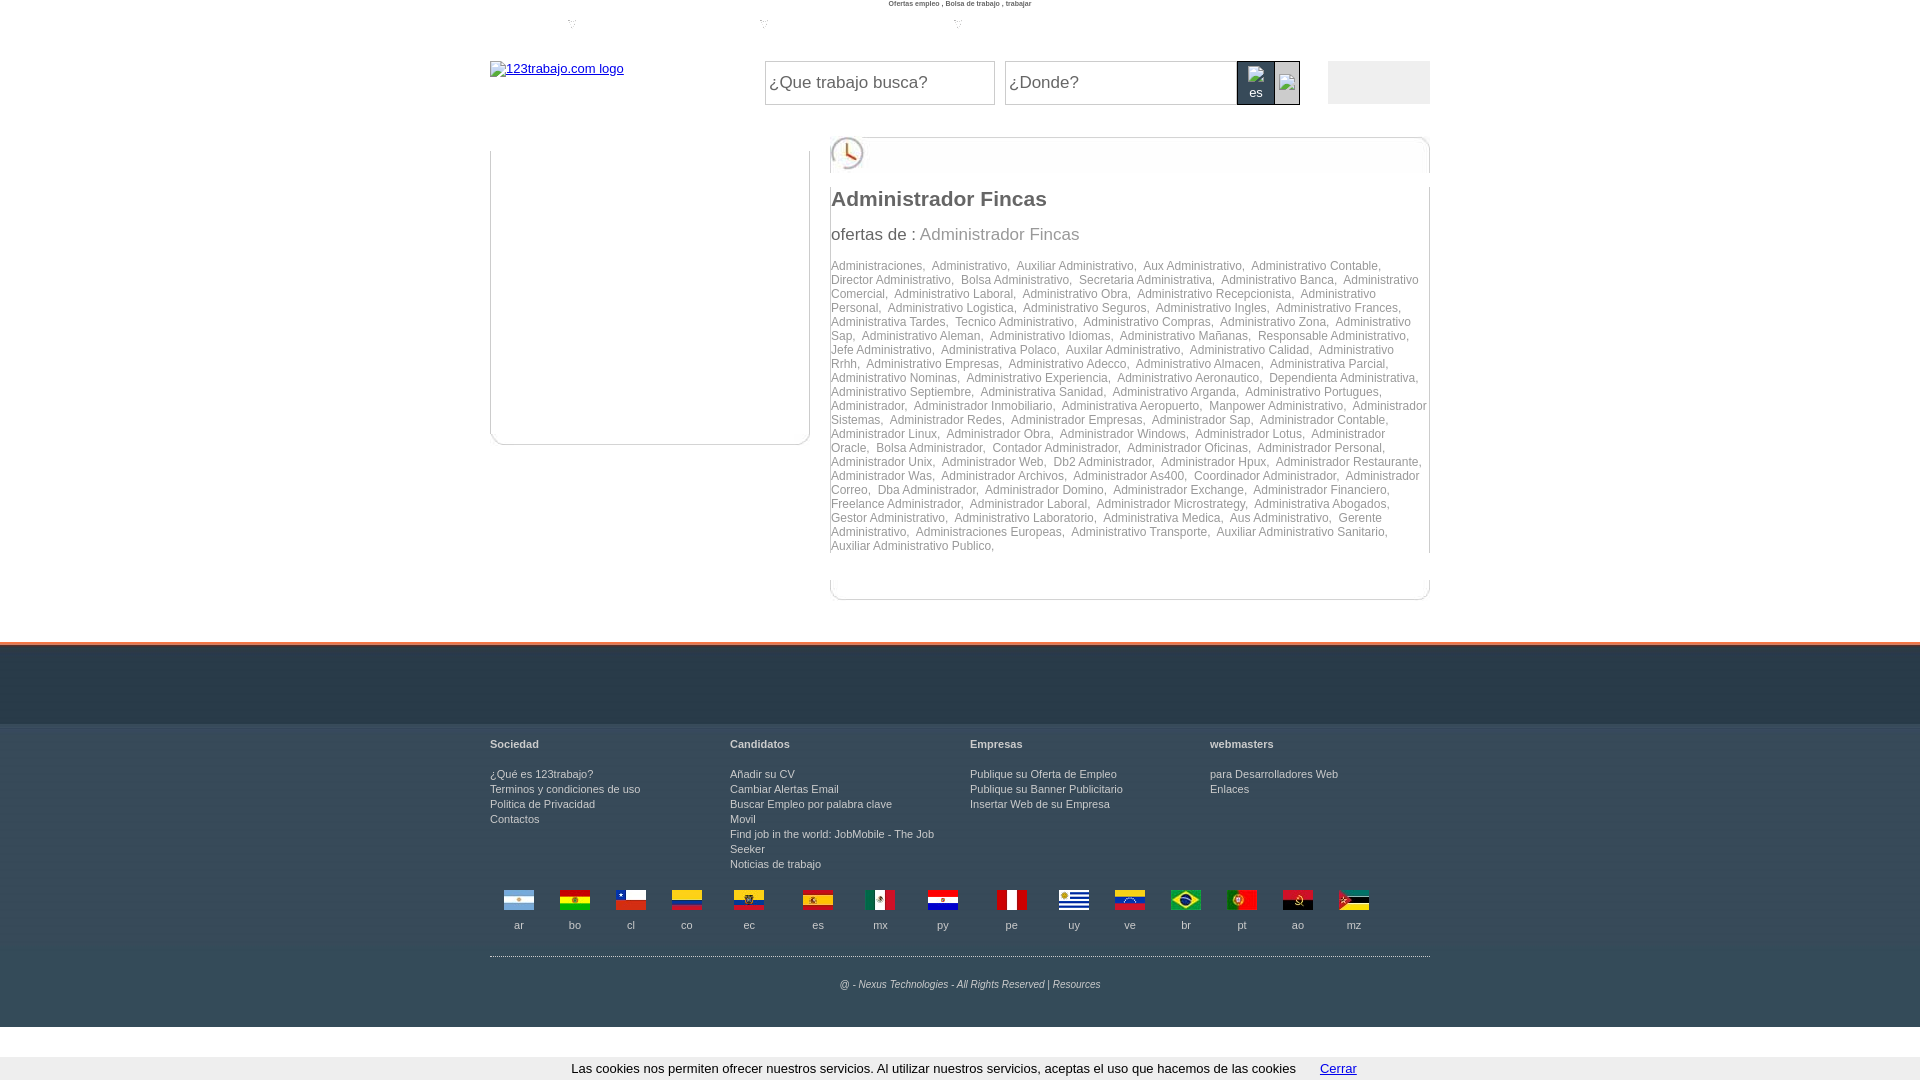  Describe the element at coordinates (1304, 531) in the screenshot. I see `'Auxiliar Administrativo Sanitario, '` at that location.